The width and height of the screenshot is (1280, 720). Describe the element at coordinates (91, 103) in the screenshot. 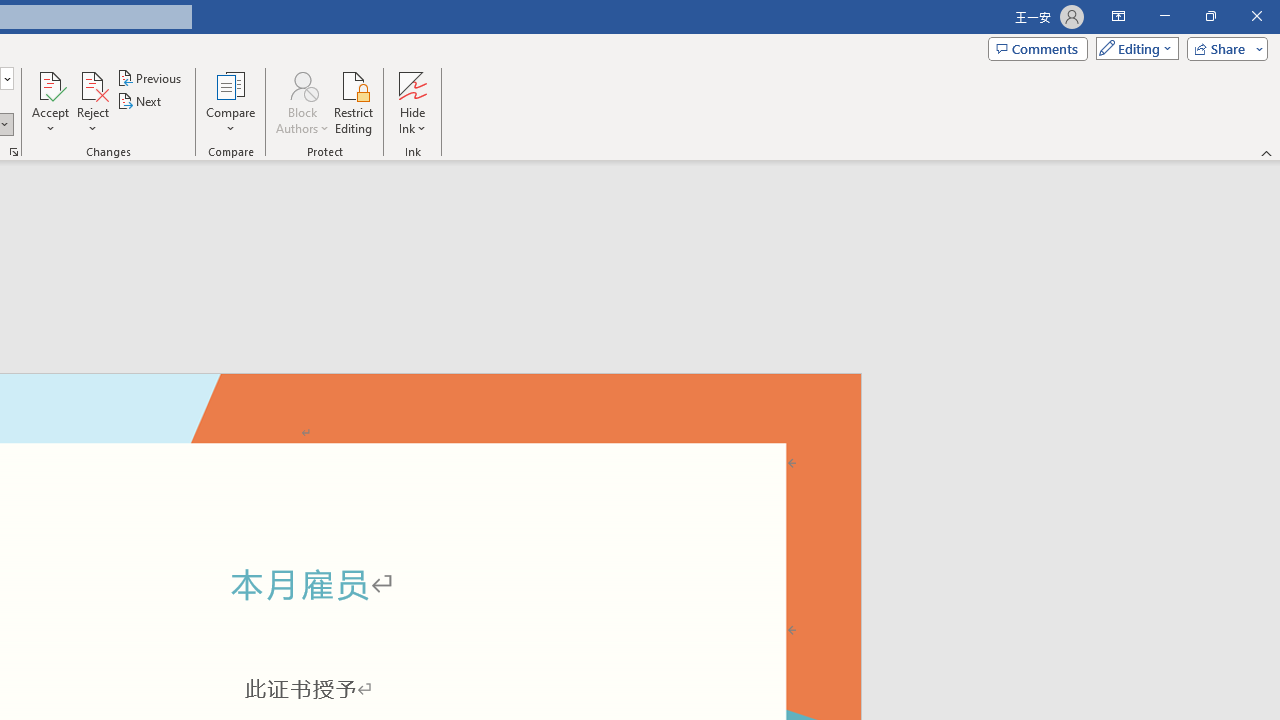

I see `'Reject'` at that location.